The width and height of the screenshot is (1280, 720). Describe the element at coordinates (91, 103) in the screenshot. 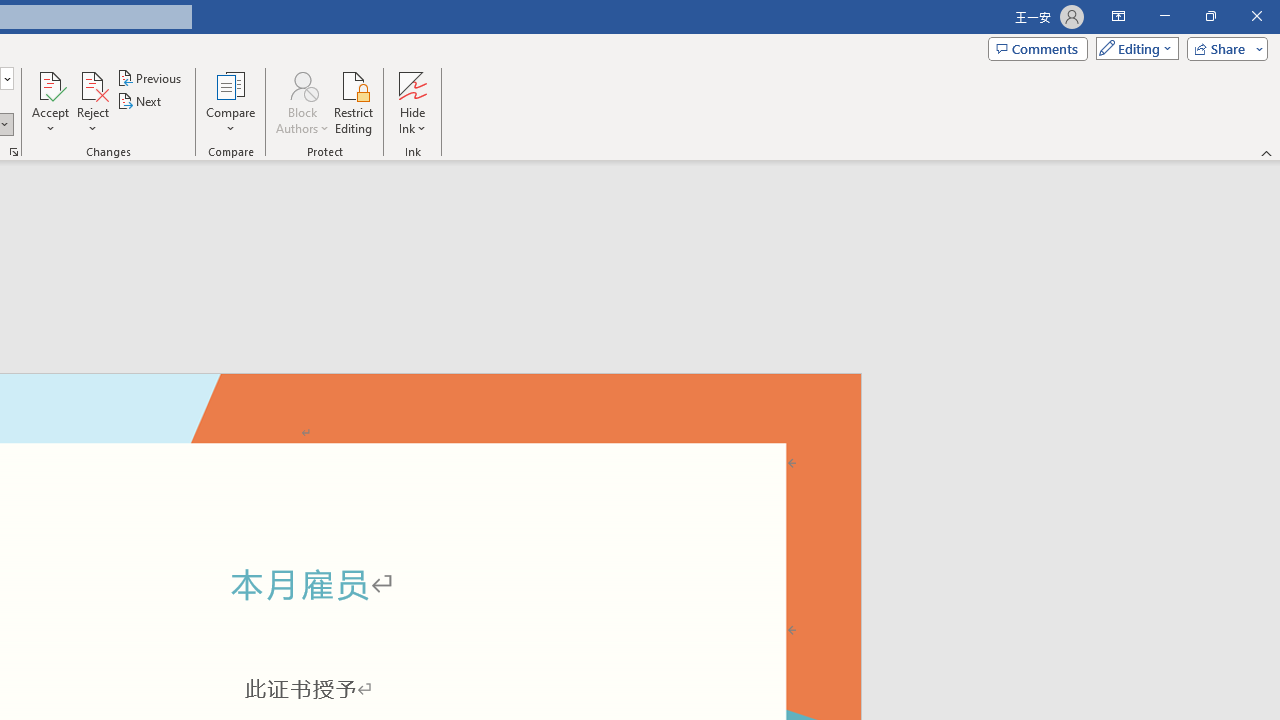

I see `'Reject'` at that location.